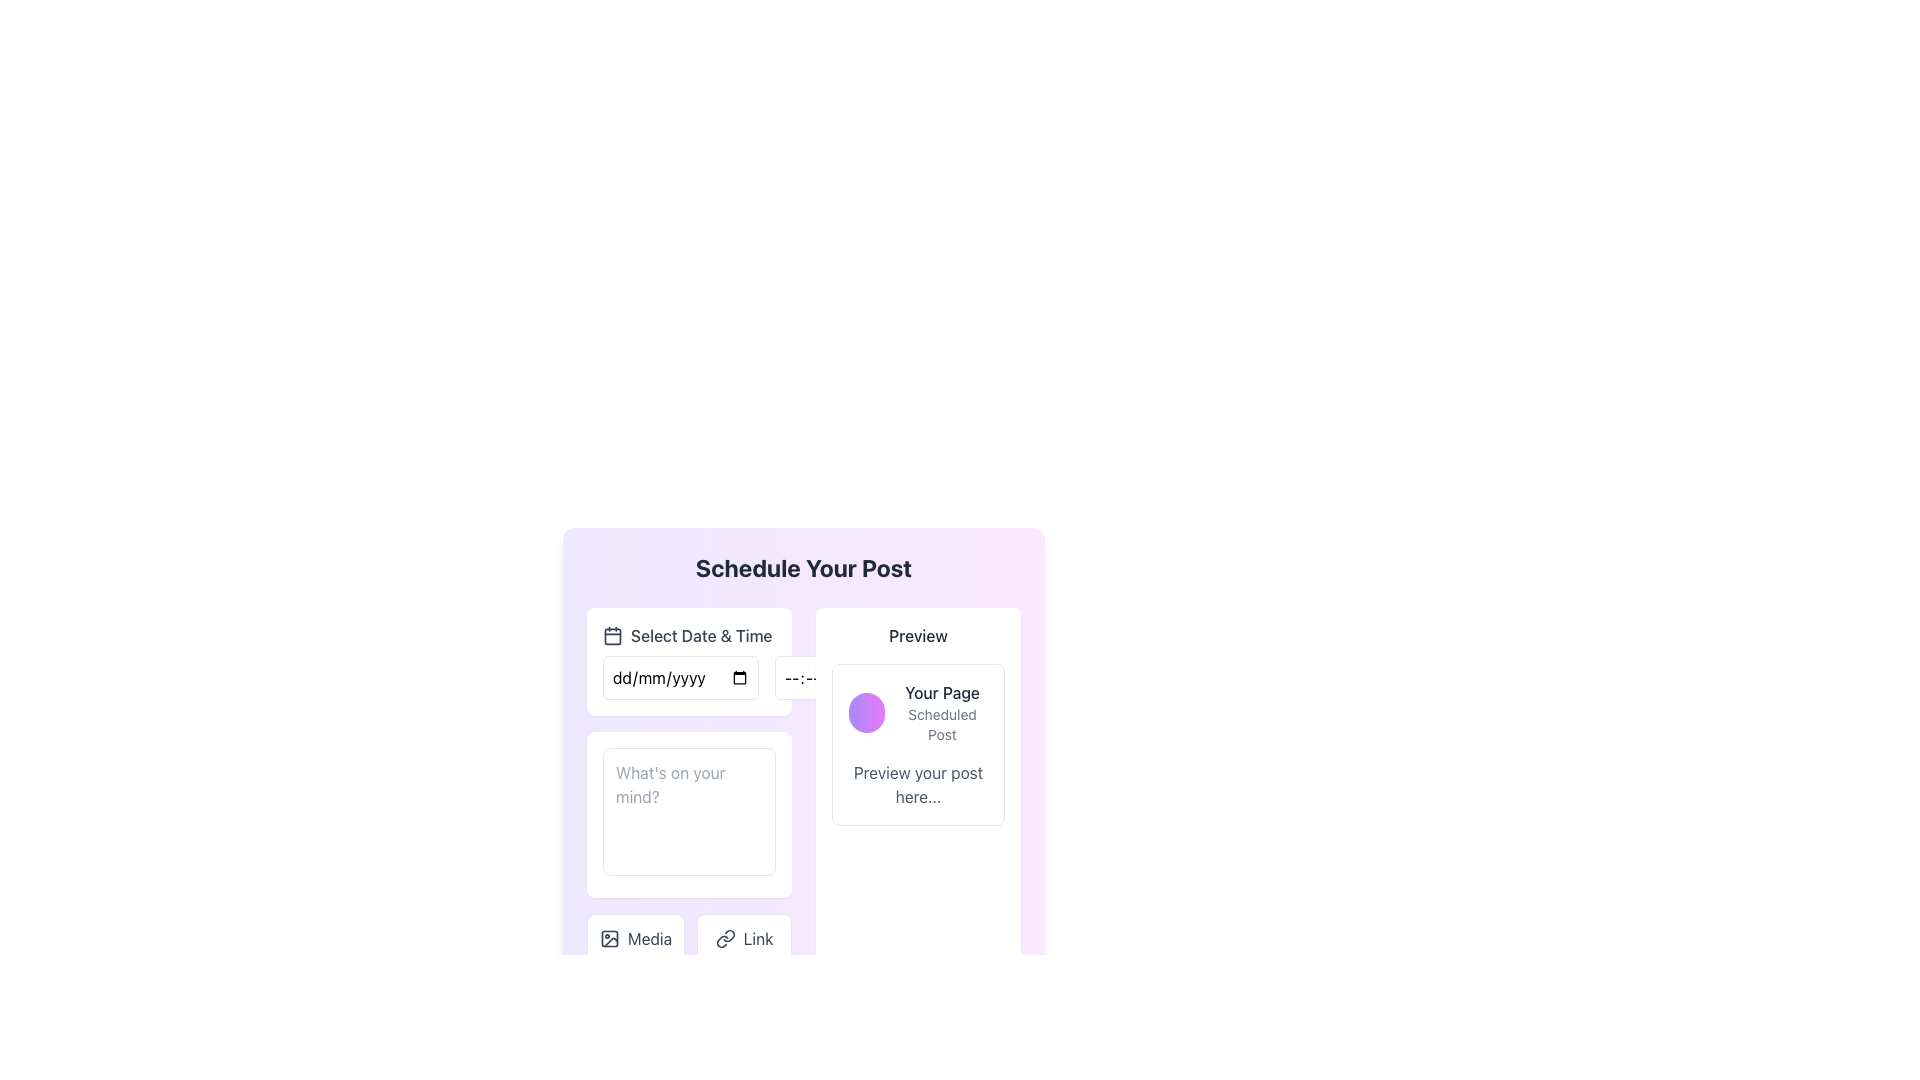 The image size is (1920, 1080). Describe the element at coordinates (650, 938) in the screenshot. I see `the text label indicating media operations, positioned to the right of a small image icon` at that location.